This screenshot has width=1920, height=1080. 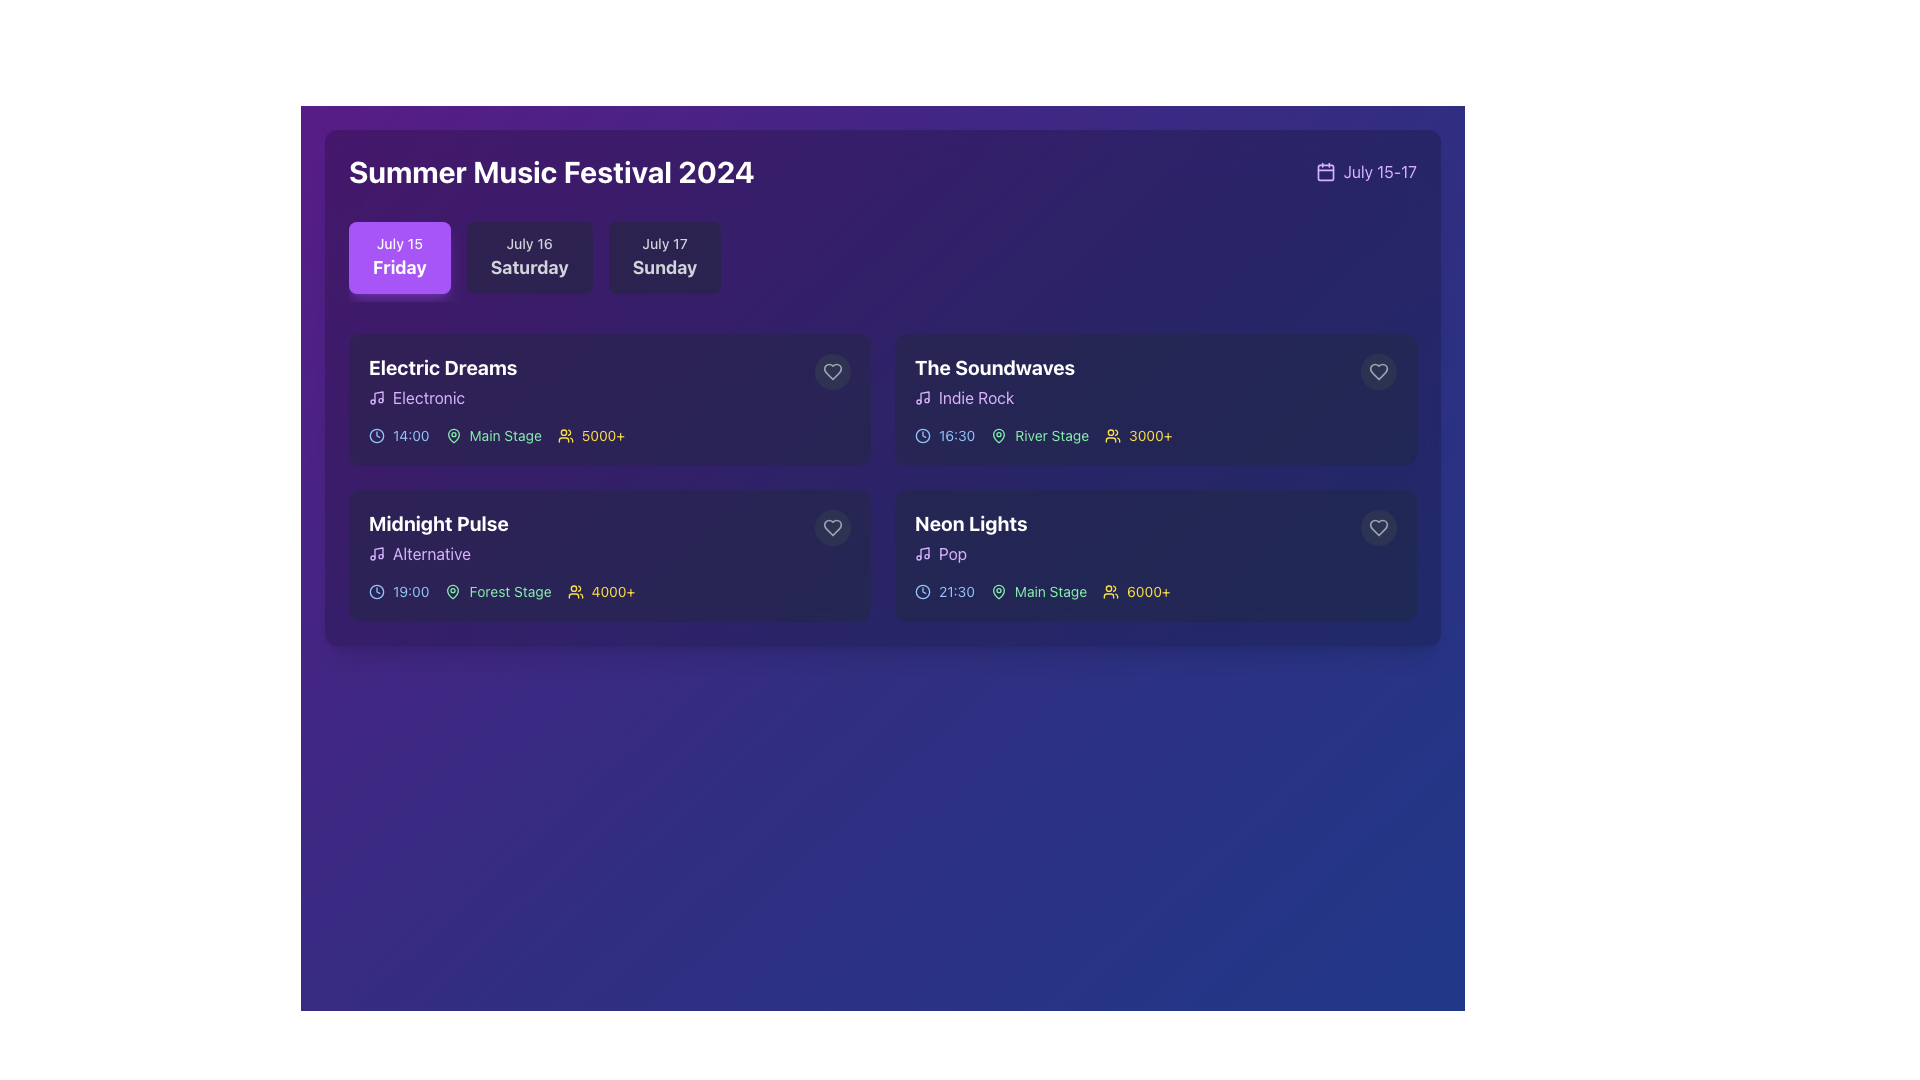 I want to click on the event card summary located at the second item in the second row of a 2x2 grid layout, so click(x=1156, y=400).